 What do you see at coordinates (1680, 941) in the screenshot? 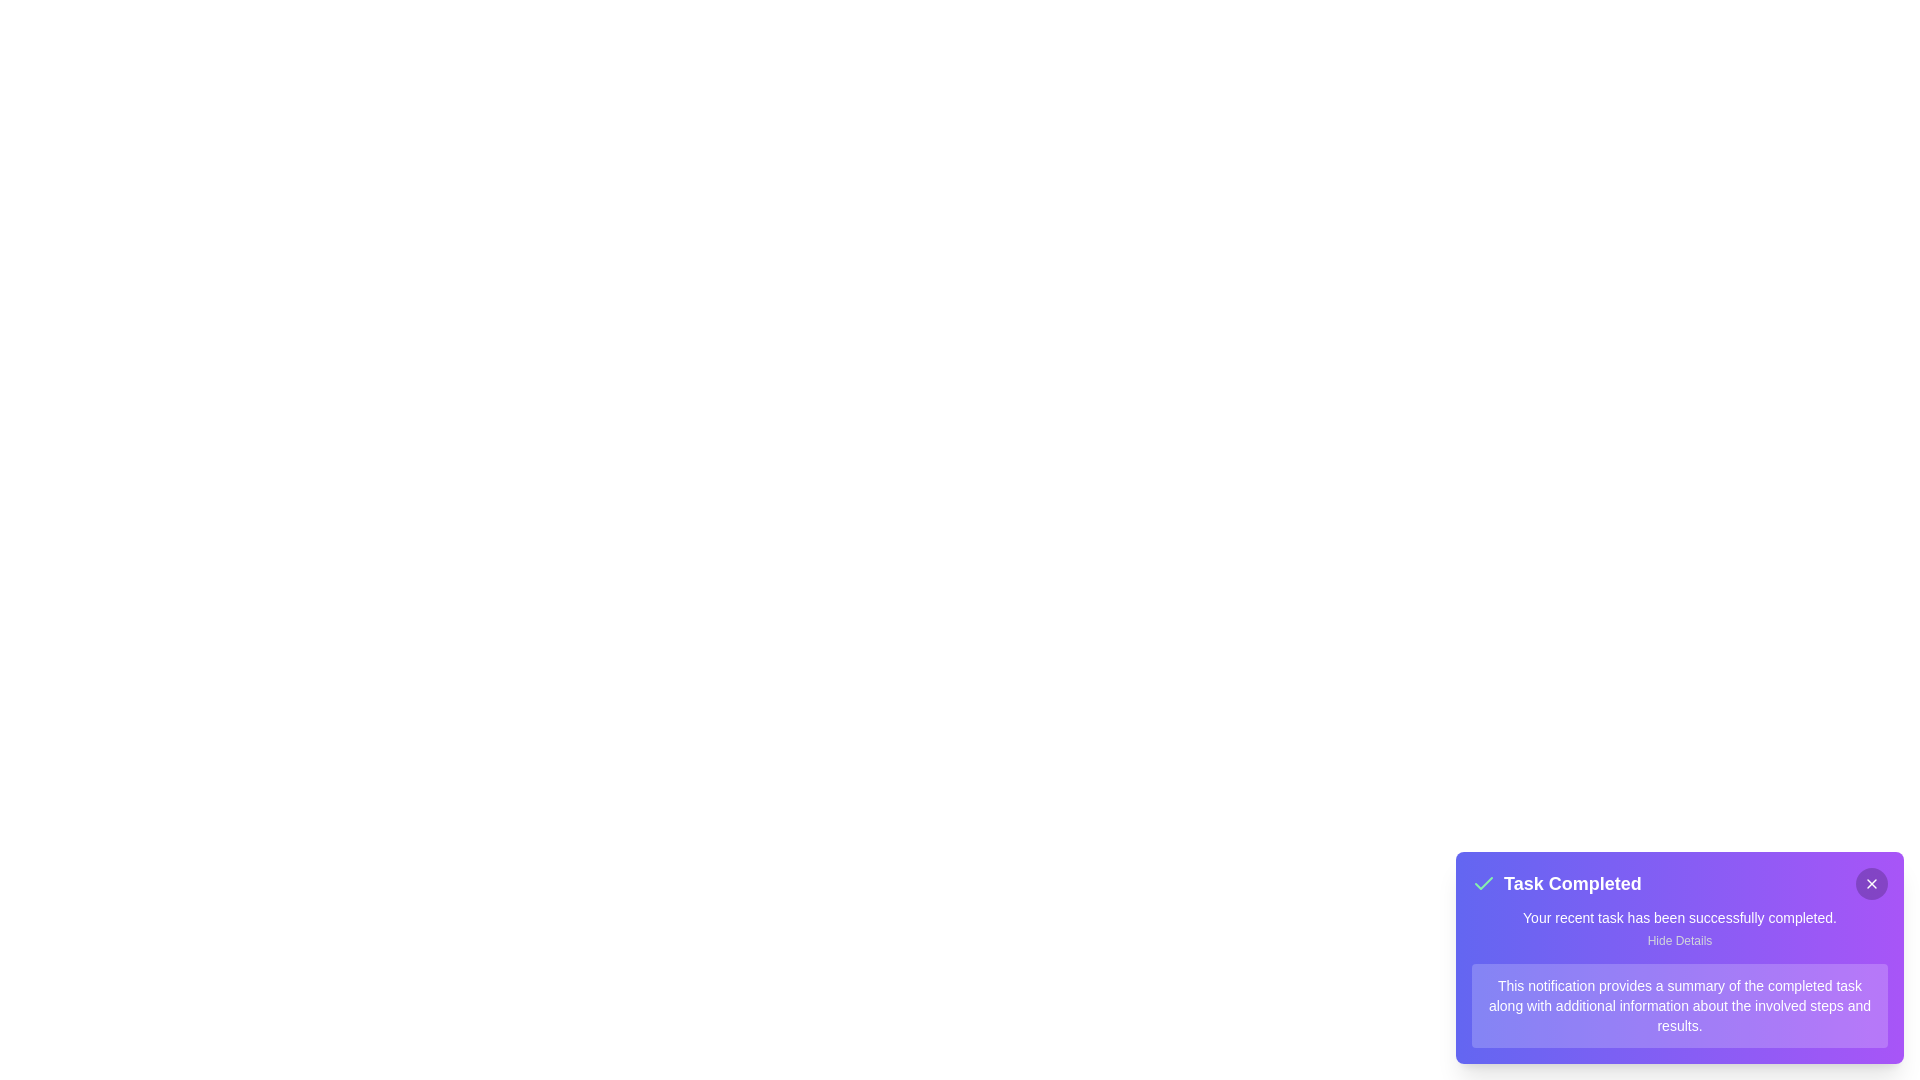
I see `the 'Hide Details' button to toggle the visibility of the details section` at bounding box center [1680, 941].